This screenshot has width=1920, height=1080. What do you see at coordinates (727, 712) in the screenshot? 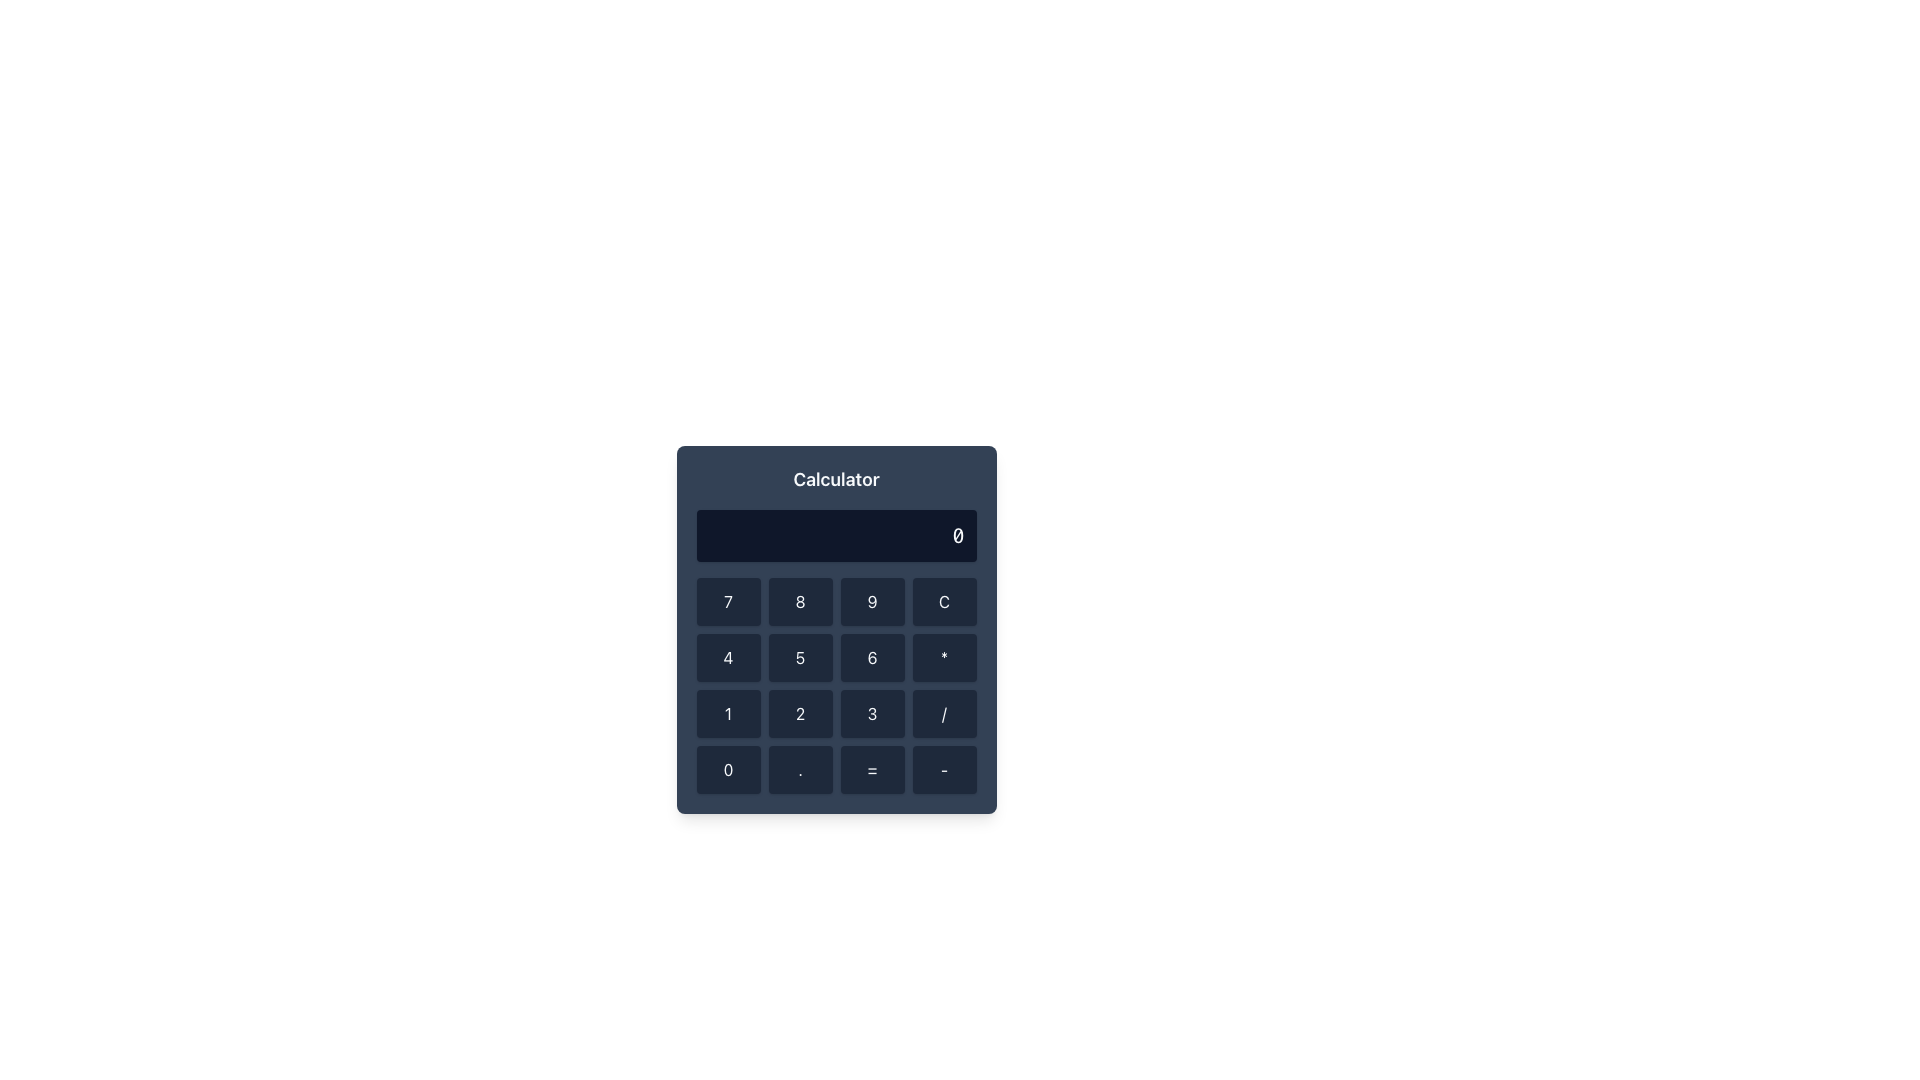
I see `the button representing the digit '1' on the calculator to input '1' into the current calculation sequence` at bounding box center [727, 712].